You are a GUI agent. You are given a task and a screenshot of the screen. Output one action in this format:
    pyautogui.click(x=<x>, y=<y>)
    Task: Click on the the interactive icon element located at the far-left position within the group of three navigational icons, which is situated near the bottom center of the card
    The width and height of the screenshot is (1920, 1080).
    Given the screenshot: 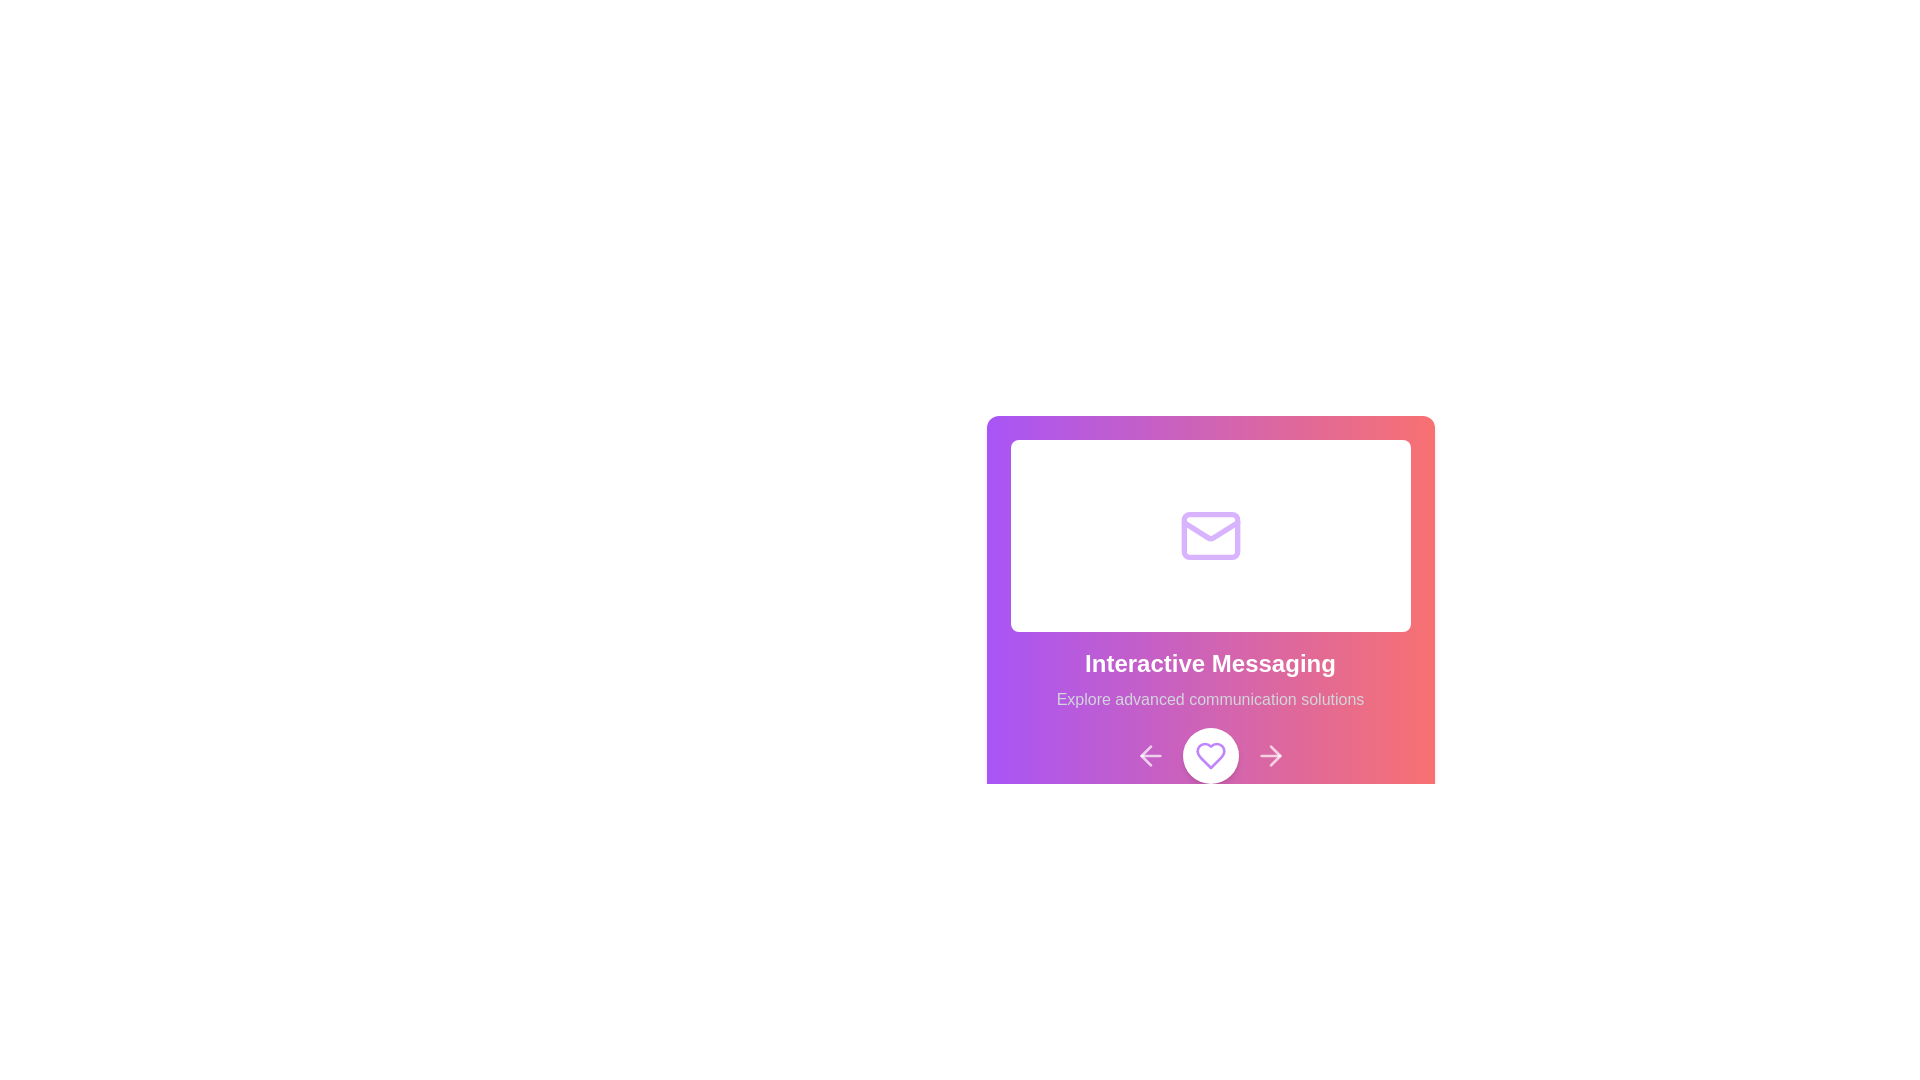 What is the action you would take?
    pyautogui.click(x=1150, y=756)
    